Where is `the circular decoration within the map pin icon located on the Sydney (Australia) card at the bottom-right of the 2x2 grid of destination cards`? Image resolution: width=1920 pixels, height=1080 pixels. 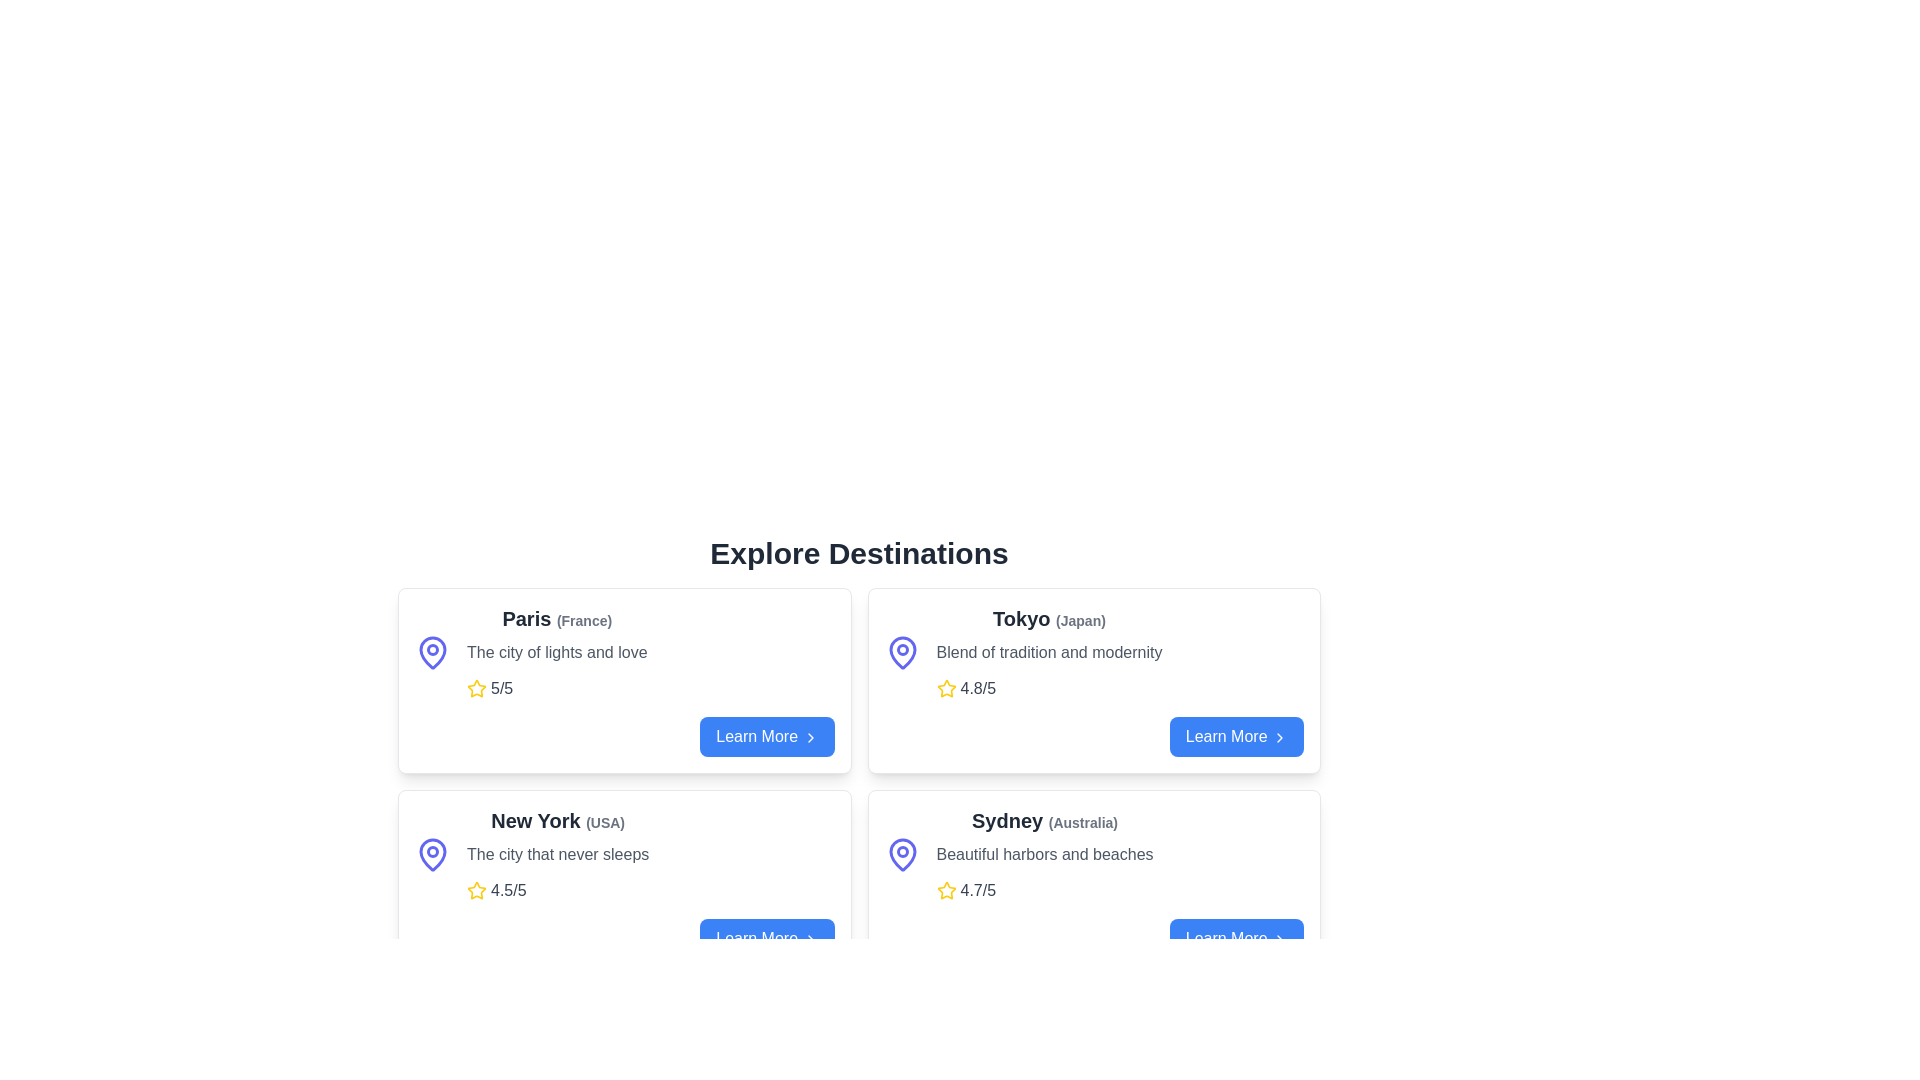 the circular decoration within the map pin icon located on the Sydney (Australia) card at the bottom-right of the 2x2 grid of destination cards is located at coordinates (901, 852).